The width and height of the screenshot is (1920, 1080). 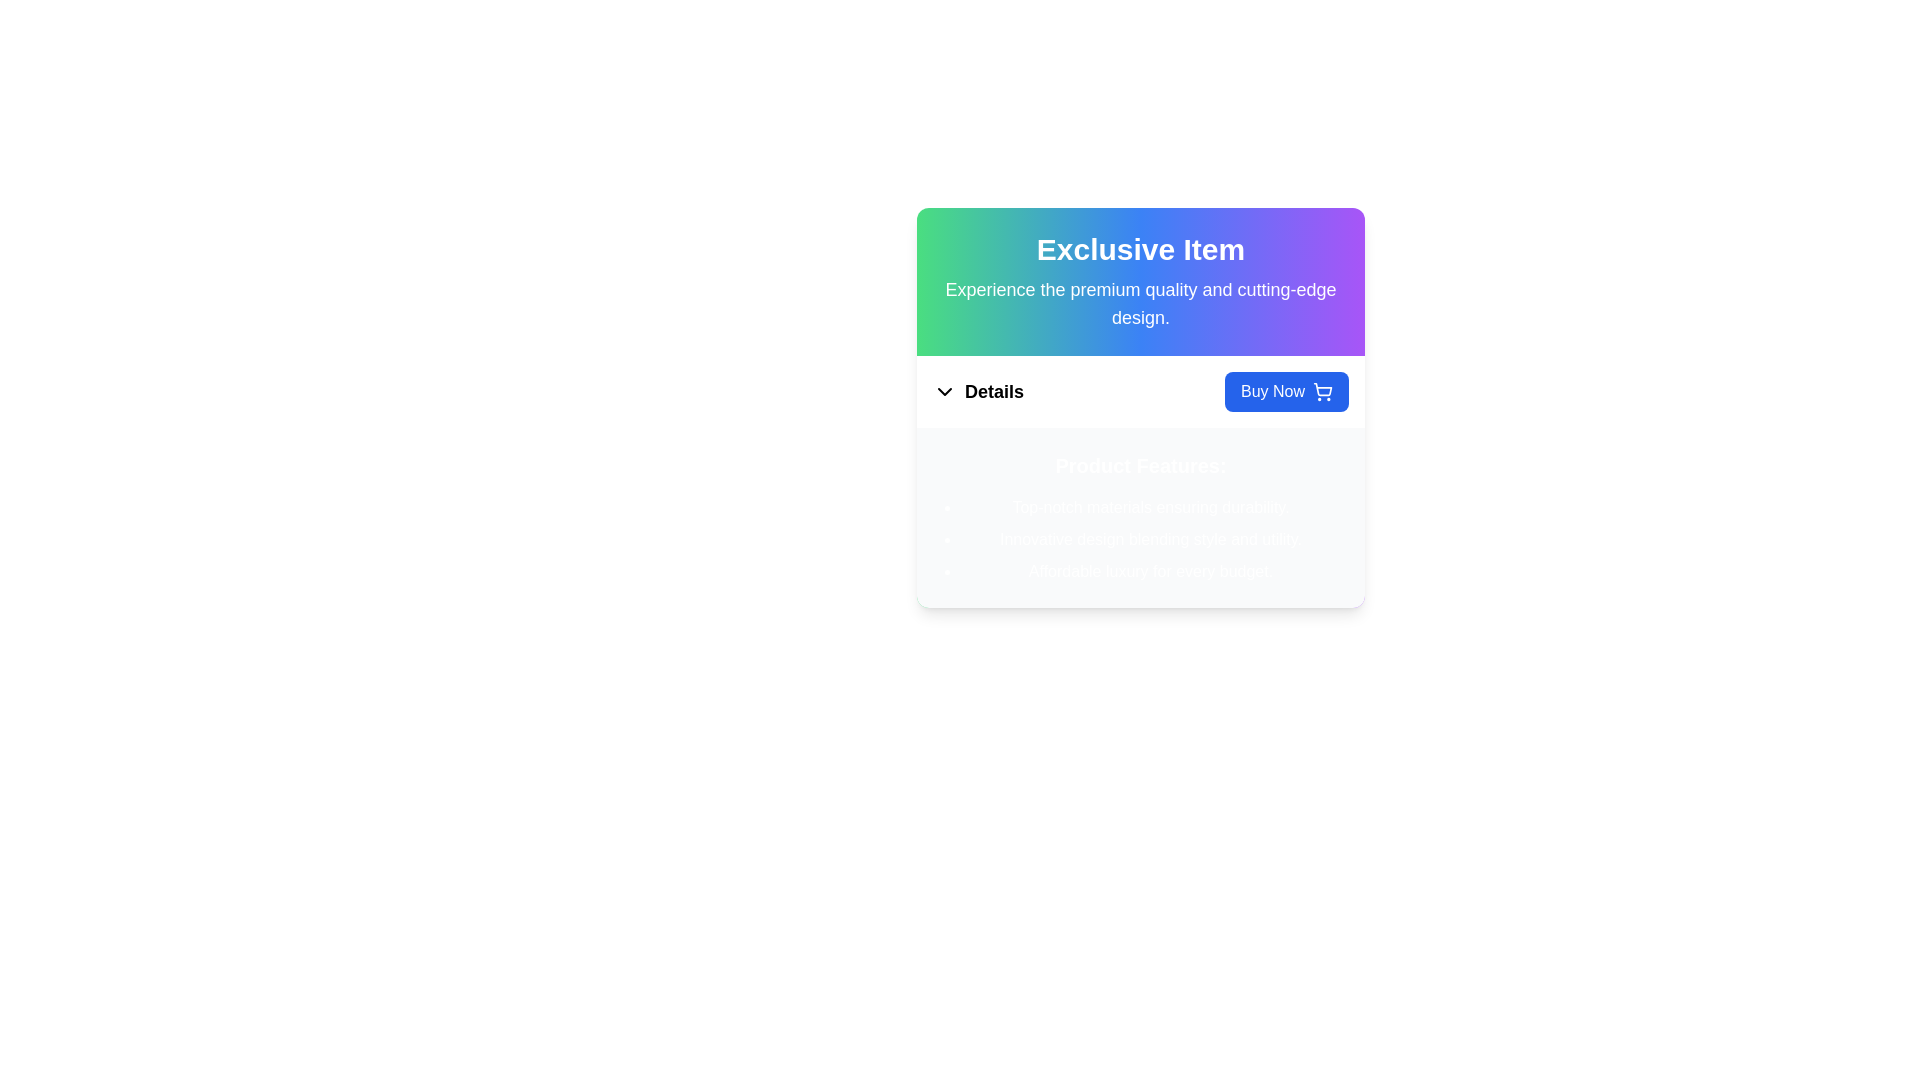 I want to click on the Header element that serves as a prominent title for the section, positioned above the description text 'Experience the premium quality and cutting-edge design.', so click(x=1141, y=249).